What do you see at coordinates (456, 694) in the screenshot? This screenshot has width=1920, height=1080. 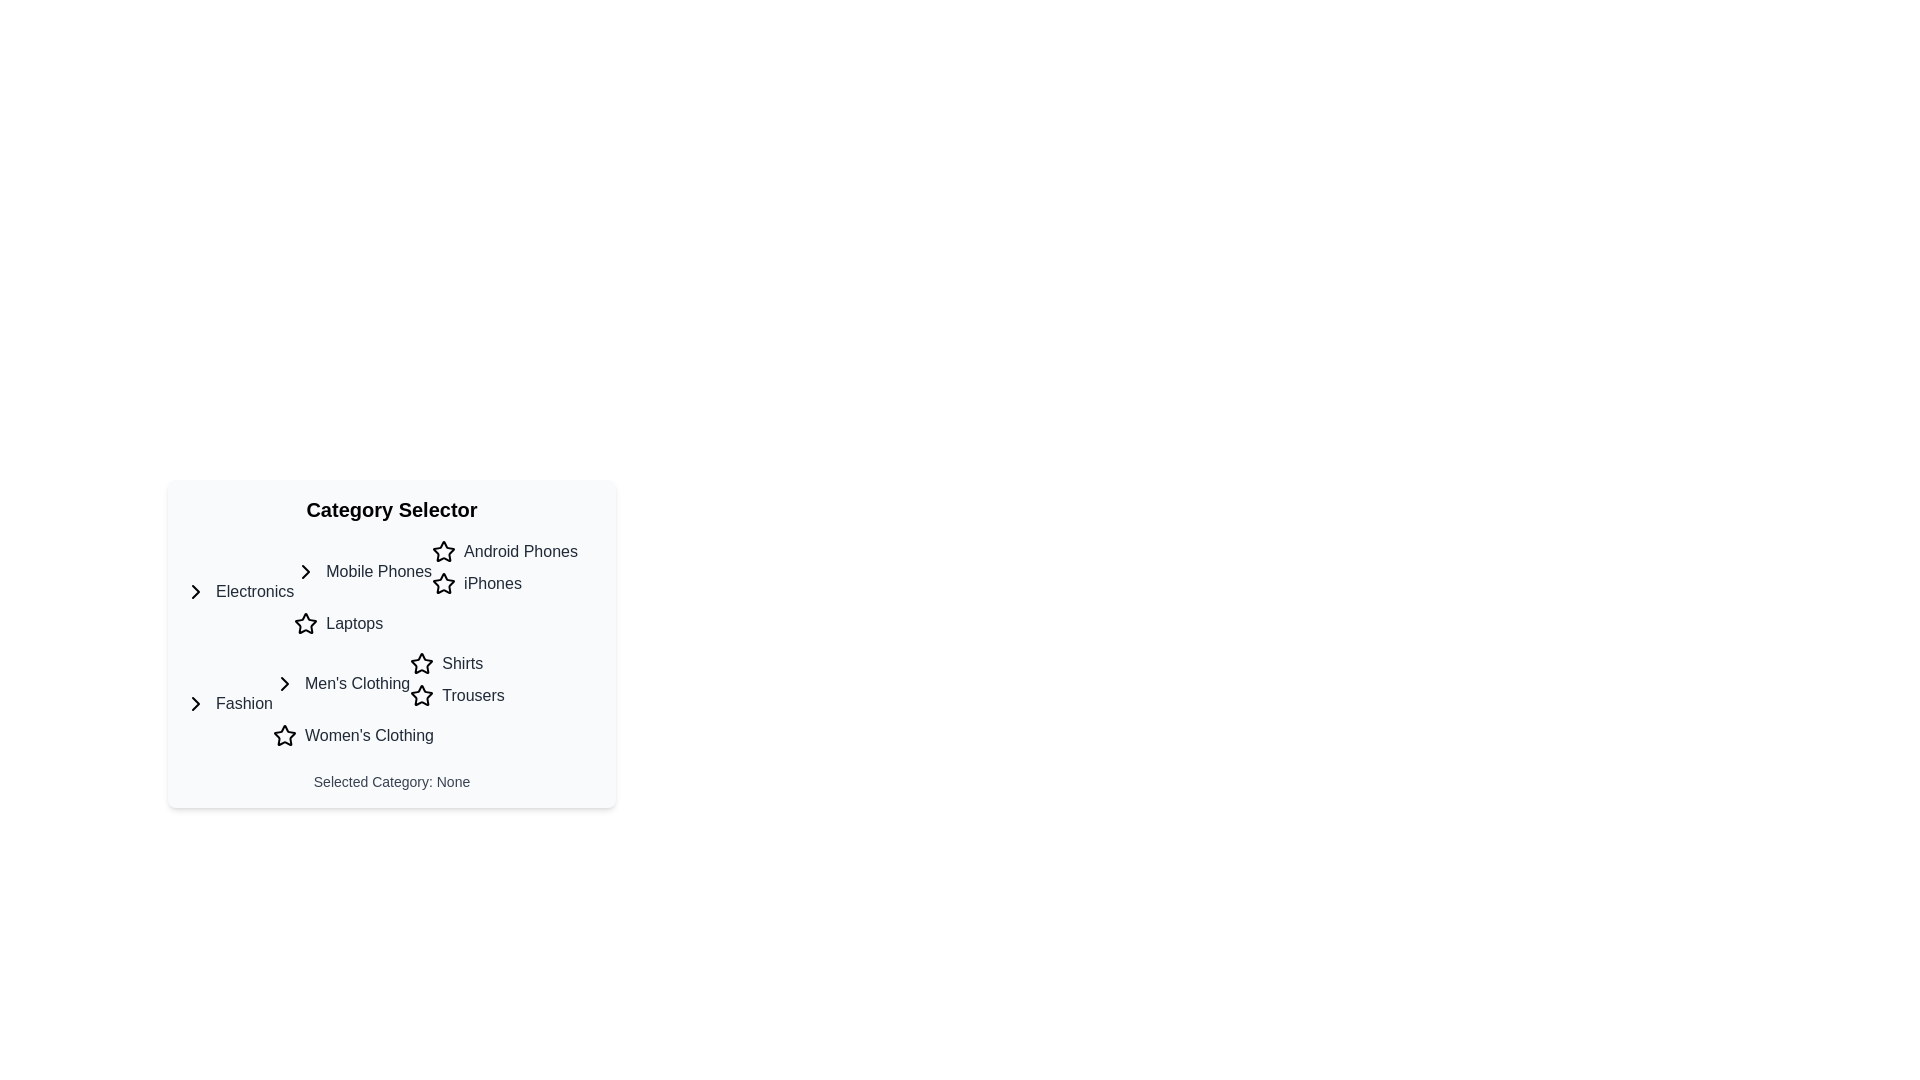 I see `the clickable text label for the 'Trousers' subcategory located under 'Men's Clothing' in the 'Fashion' category, which is the second entry below 'Shirts'` at bounding box center [456, 694].